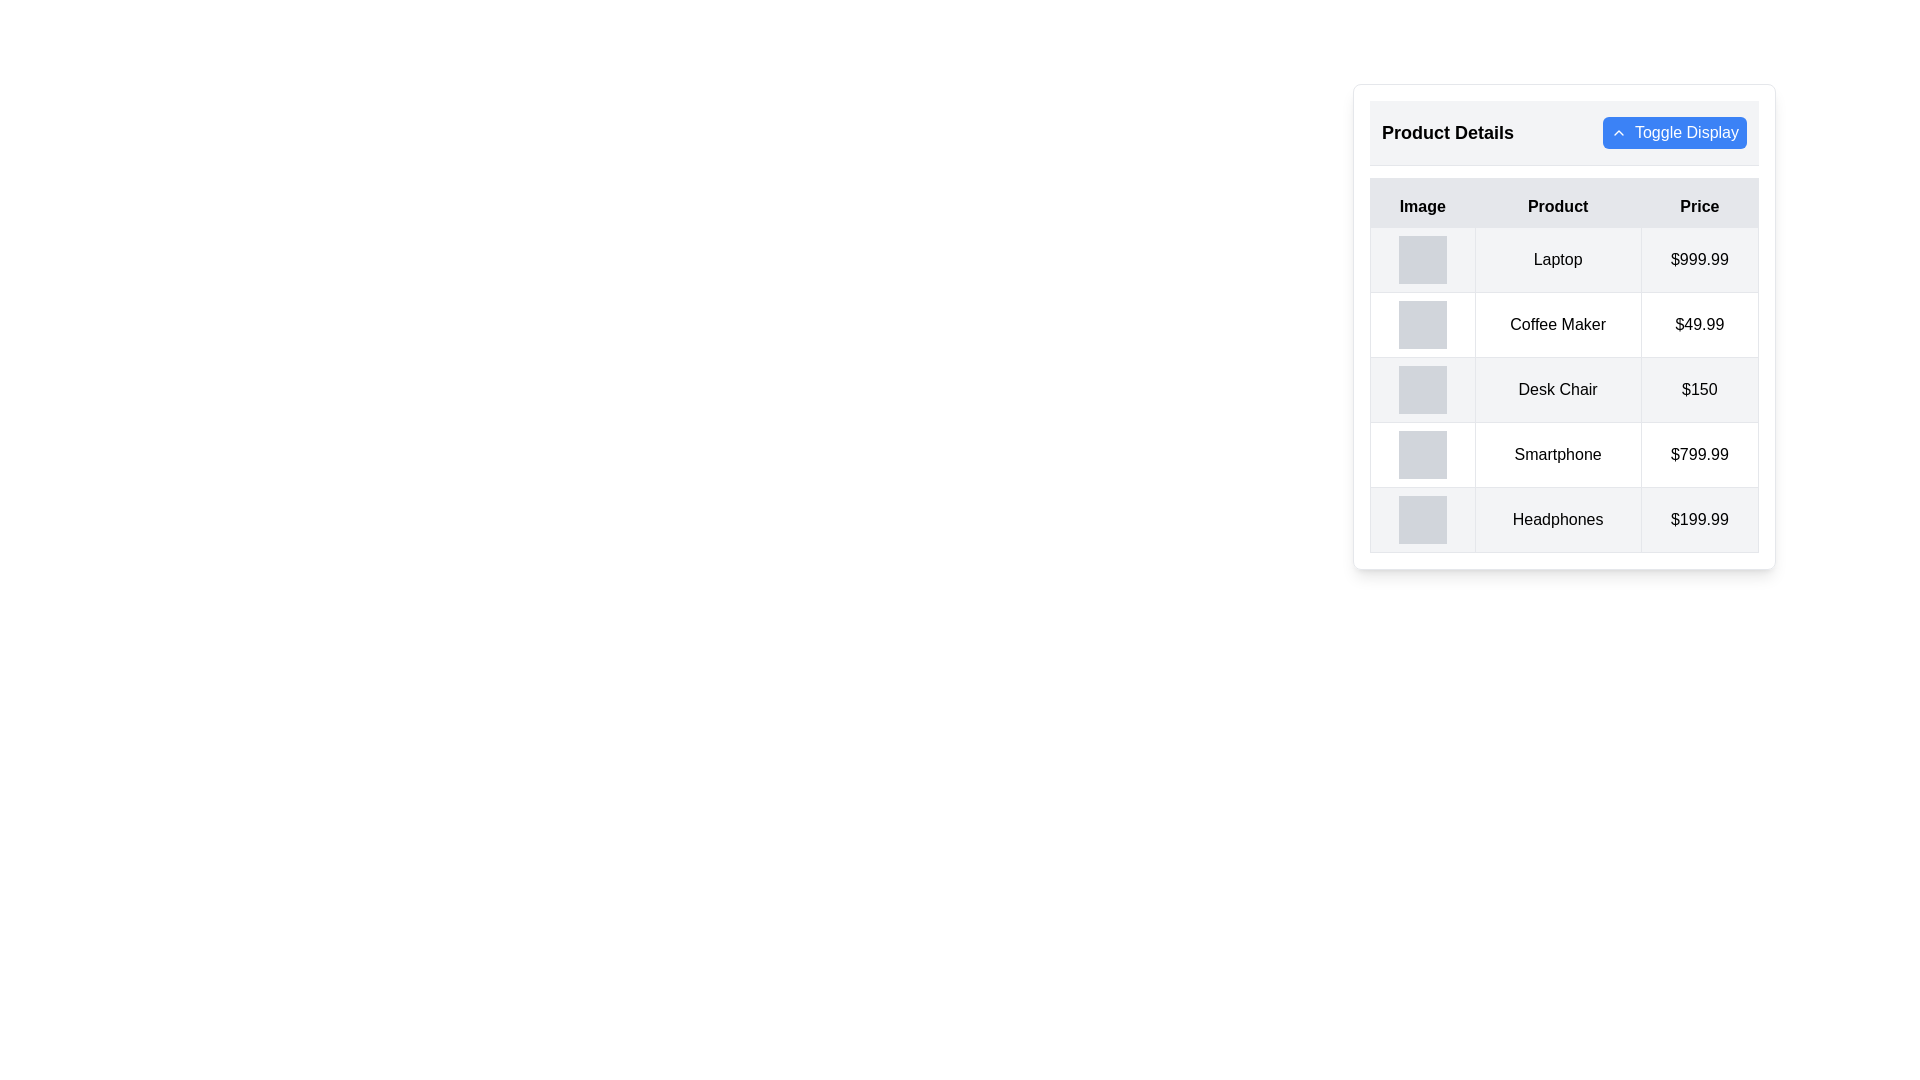  What do you see at coordinates (1675, 132) in the screenshot?
I see `the button with a blue background and white text reading 'Toggle Display' located in the top right corner of the 'Product Details' section` at bounding box center [1675, 132].